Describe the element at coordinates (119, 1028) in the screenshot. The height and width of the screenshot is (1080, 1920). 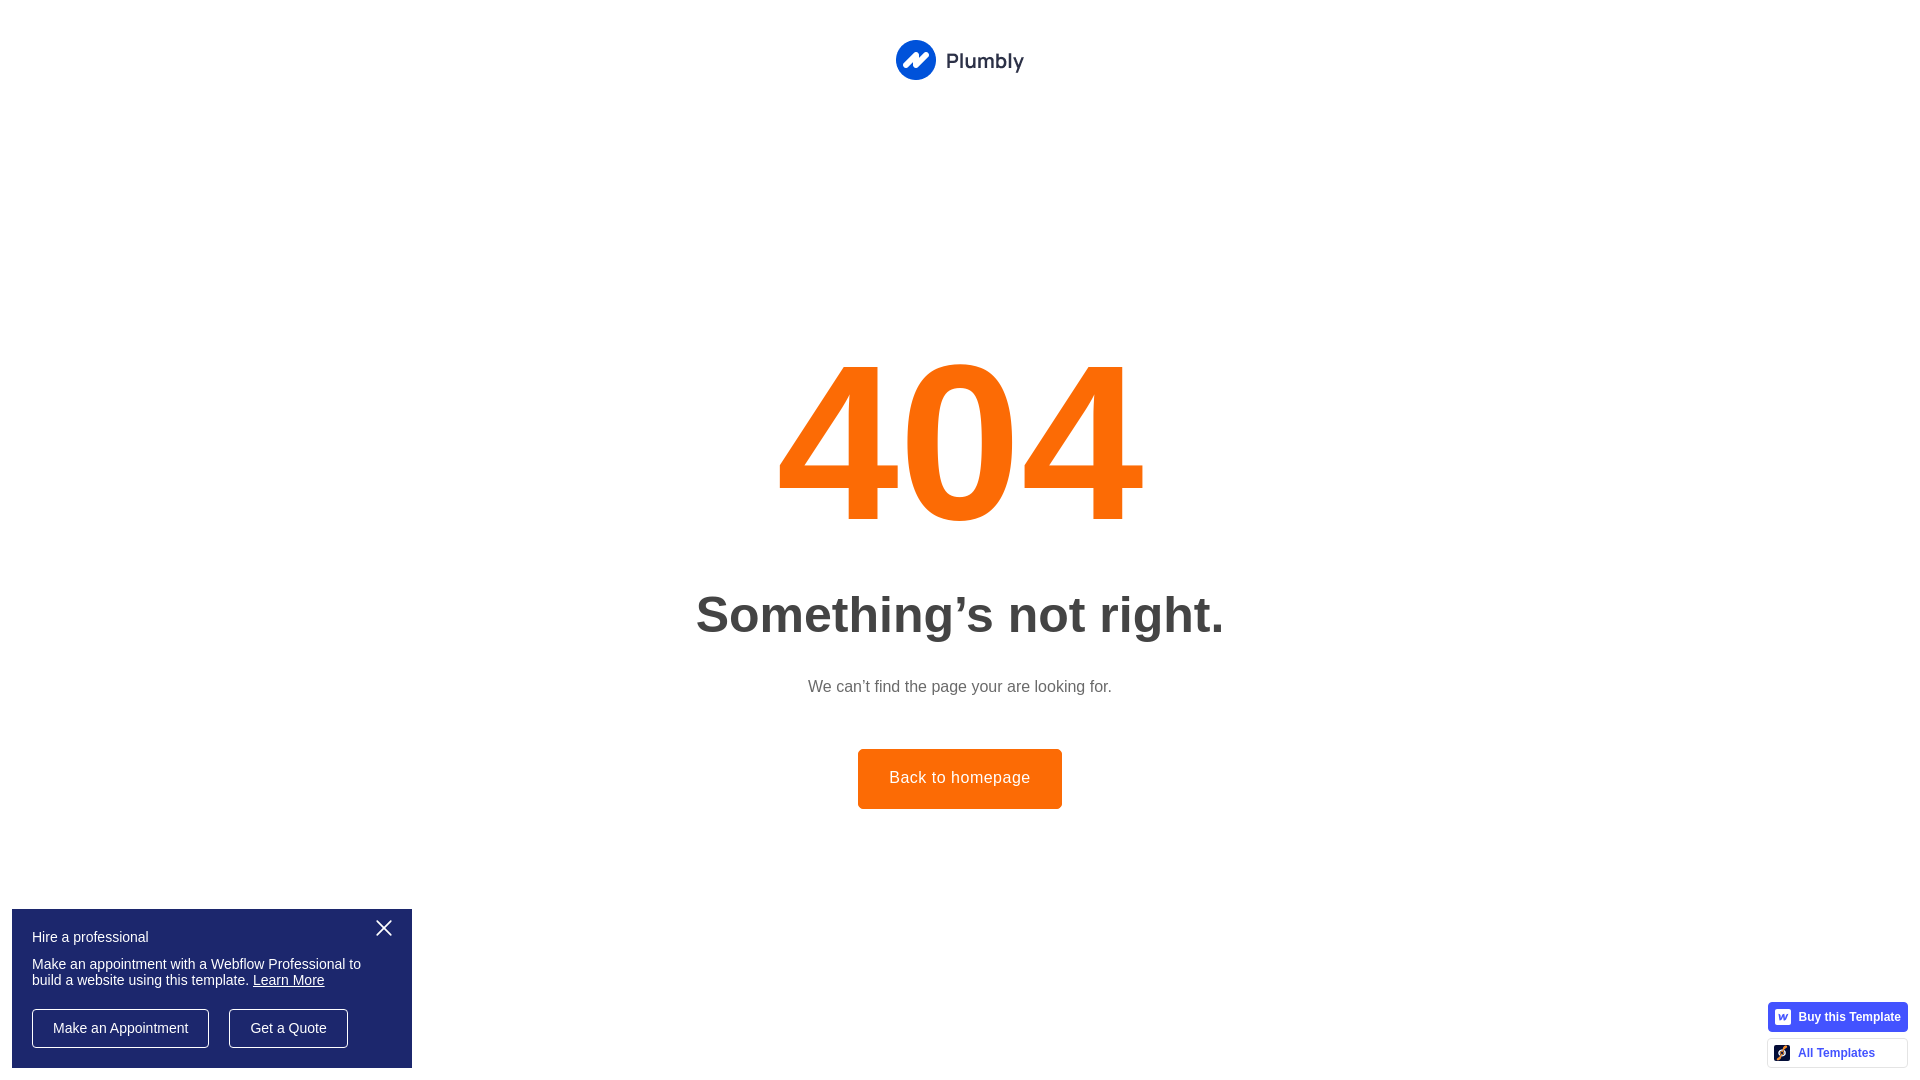
I see `'Make an Appointment'` at that location.